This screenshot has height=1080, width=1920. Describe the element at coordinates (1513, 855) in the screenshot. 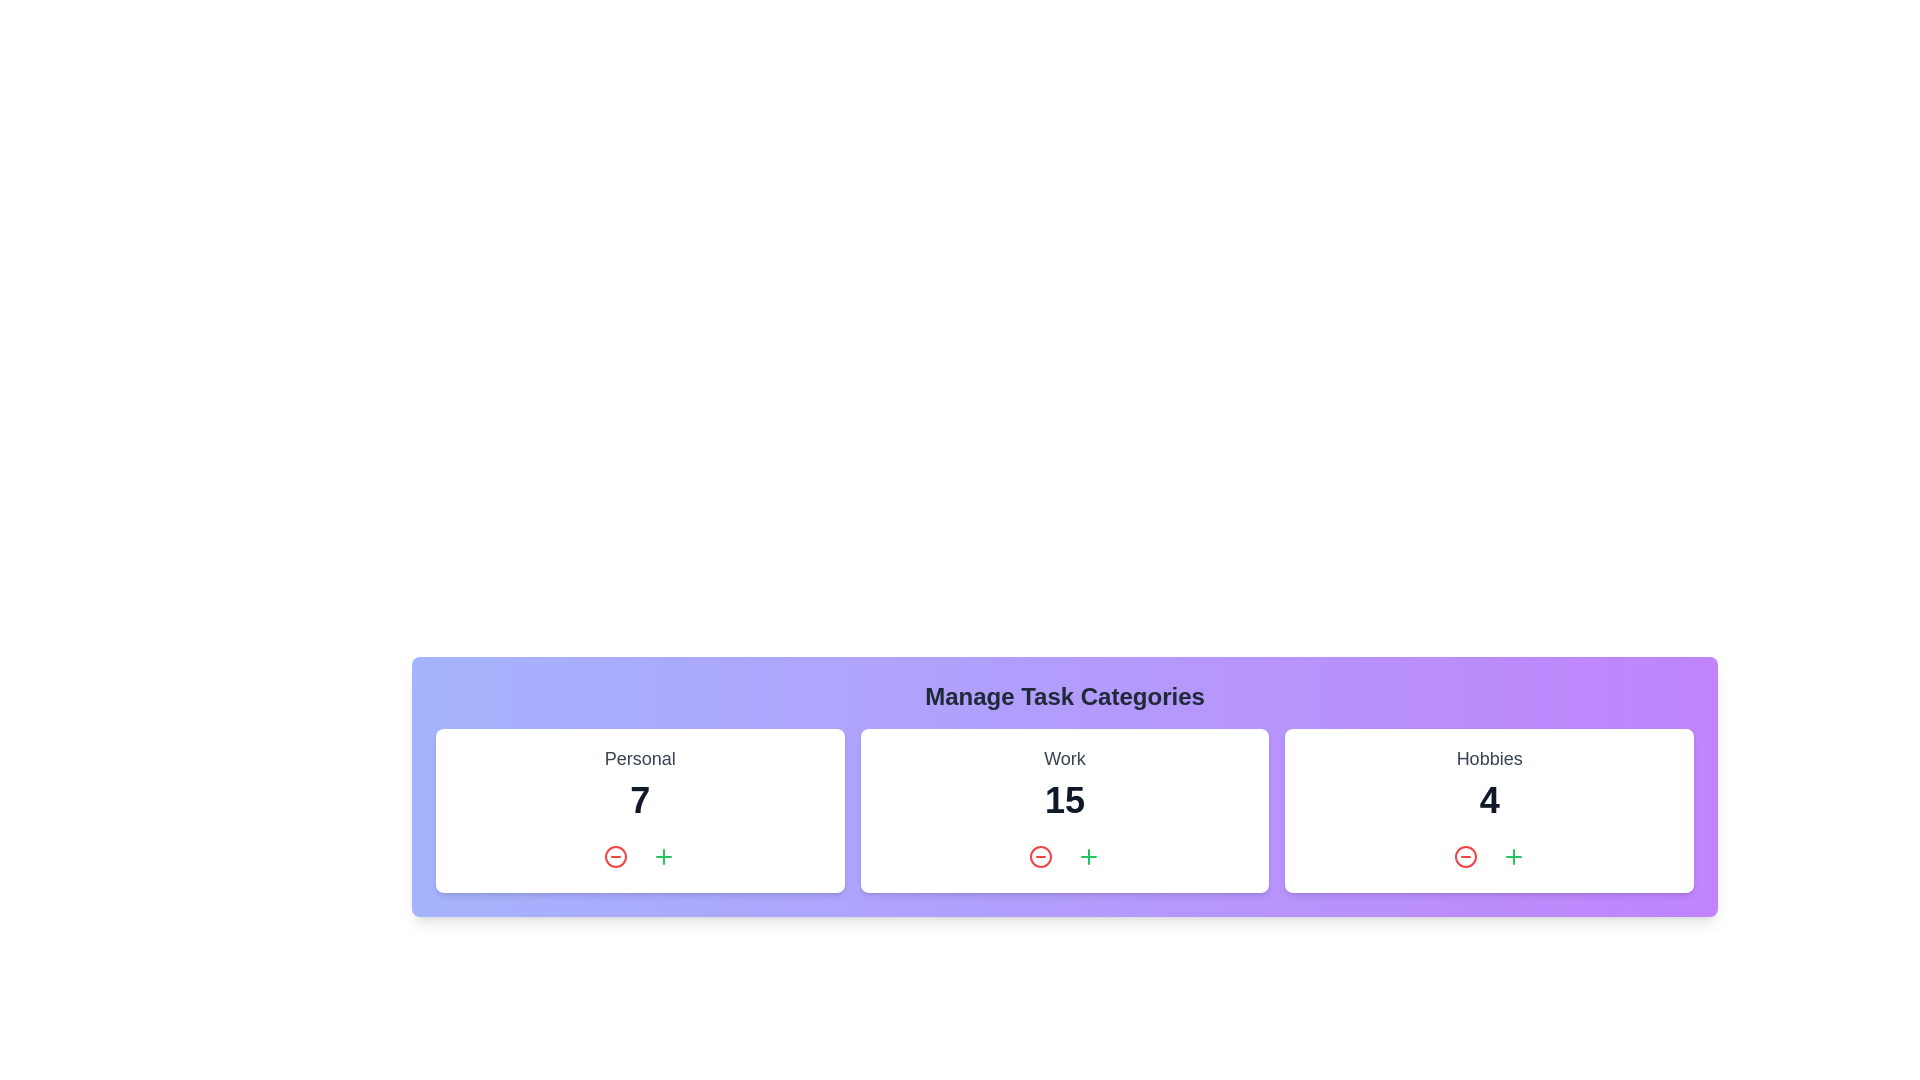

I see `'Plus' button in the 'Hobbies' category to increase its task count` at that location.